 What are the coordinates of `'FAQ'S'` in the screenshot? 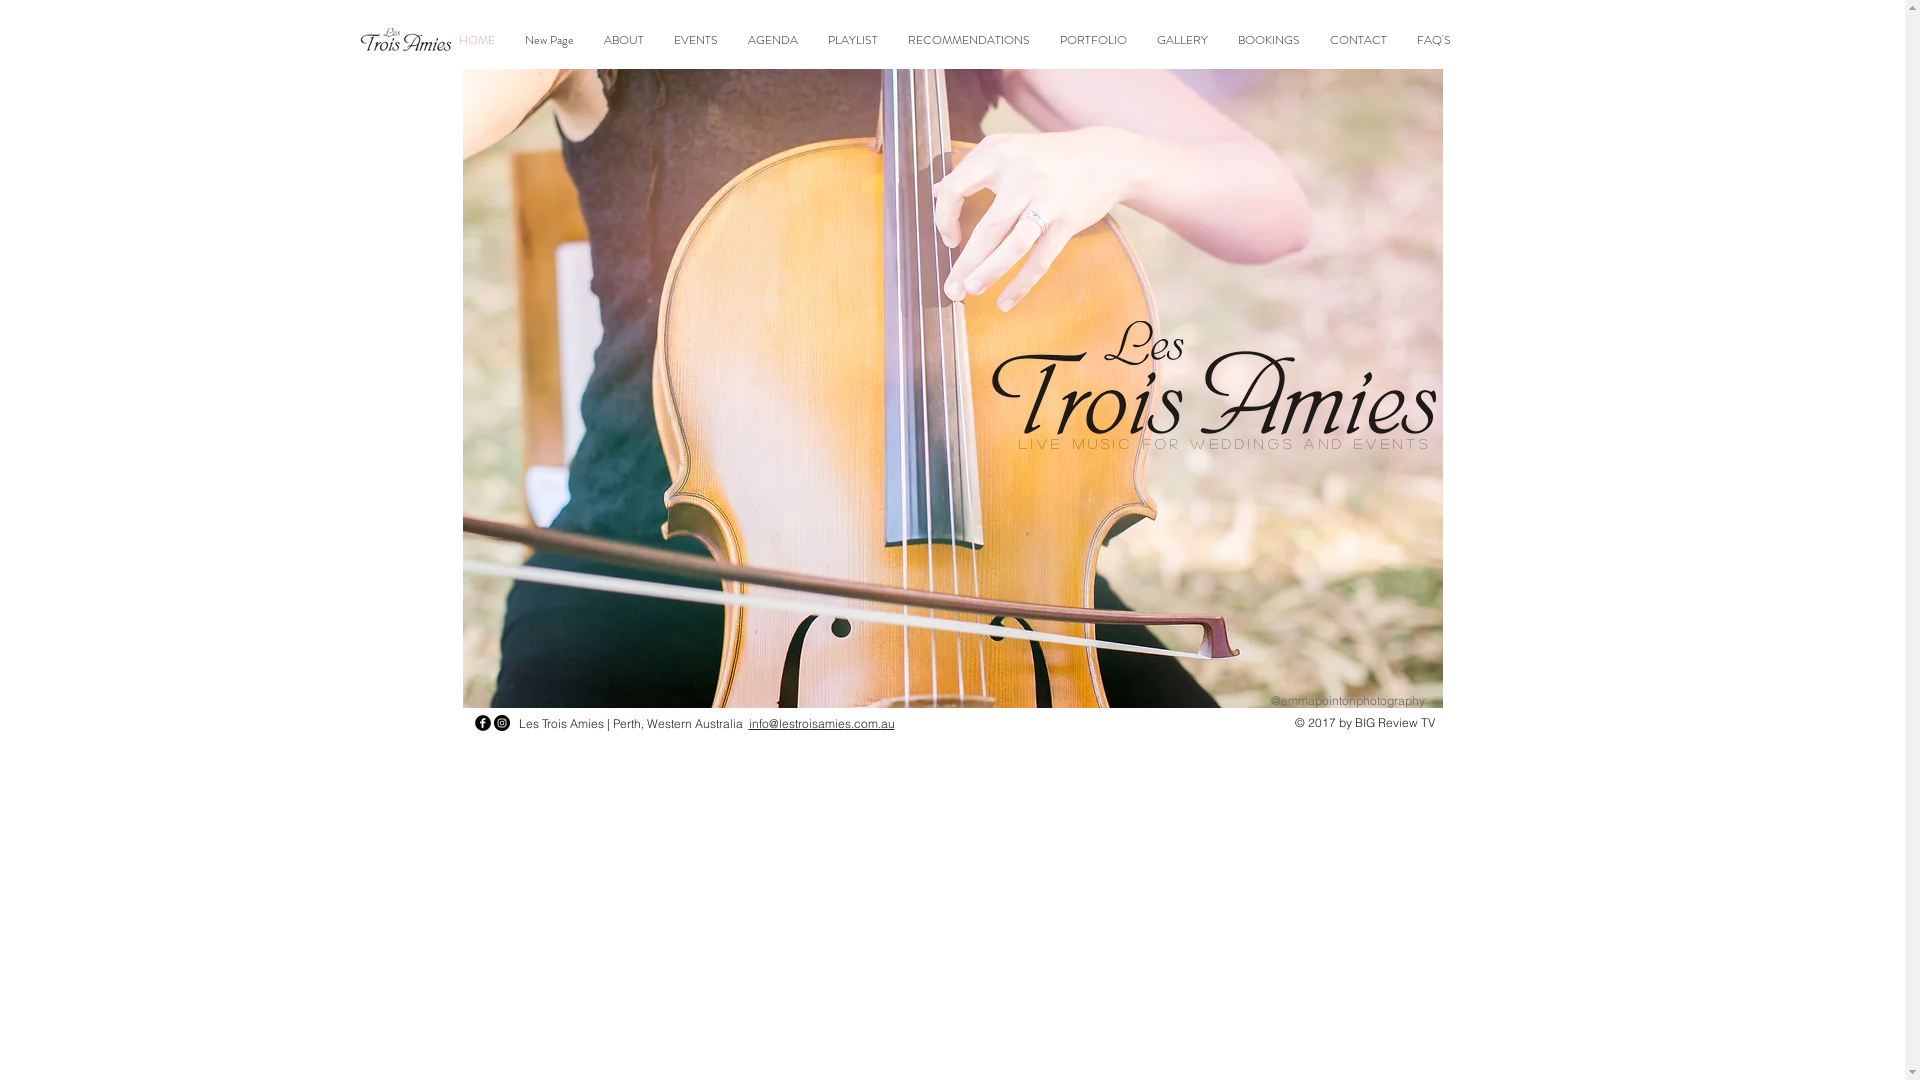 It's located at (1400, 40).